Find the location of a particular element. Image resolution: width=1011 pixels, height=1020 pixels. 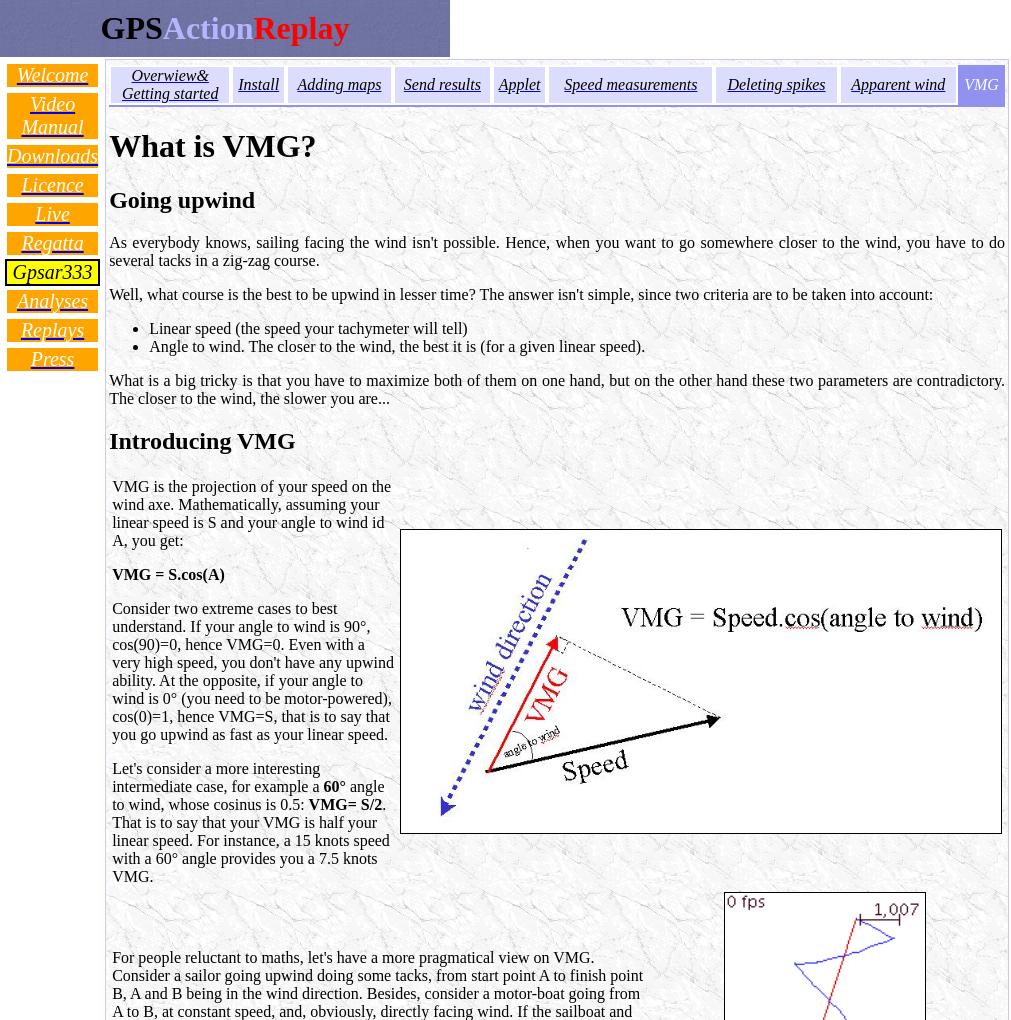

'Angle to wind. The closer to the wind, the best it is (for a given linear speed).' is located at coordinates (396, 344).